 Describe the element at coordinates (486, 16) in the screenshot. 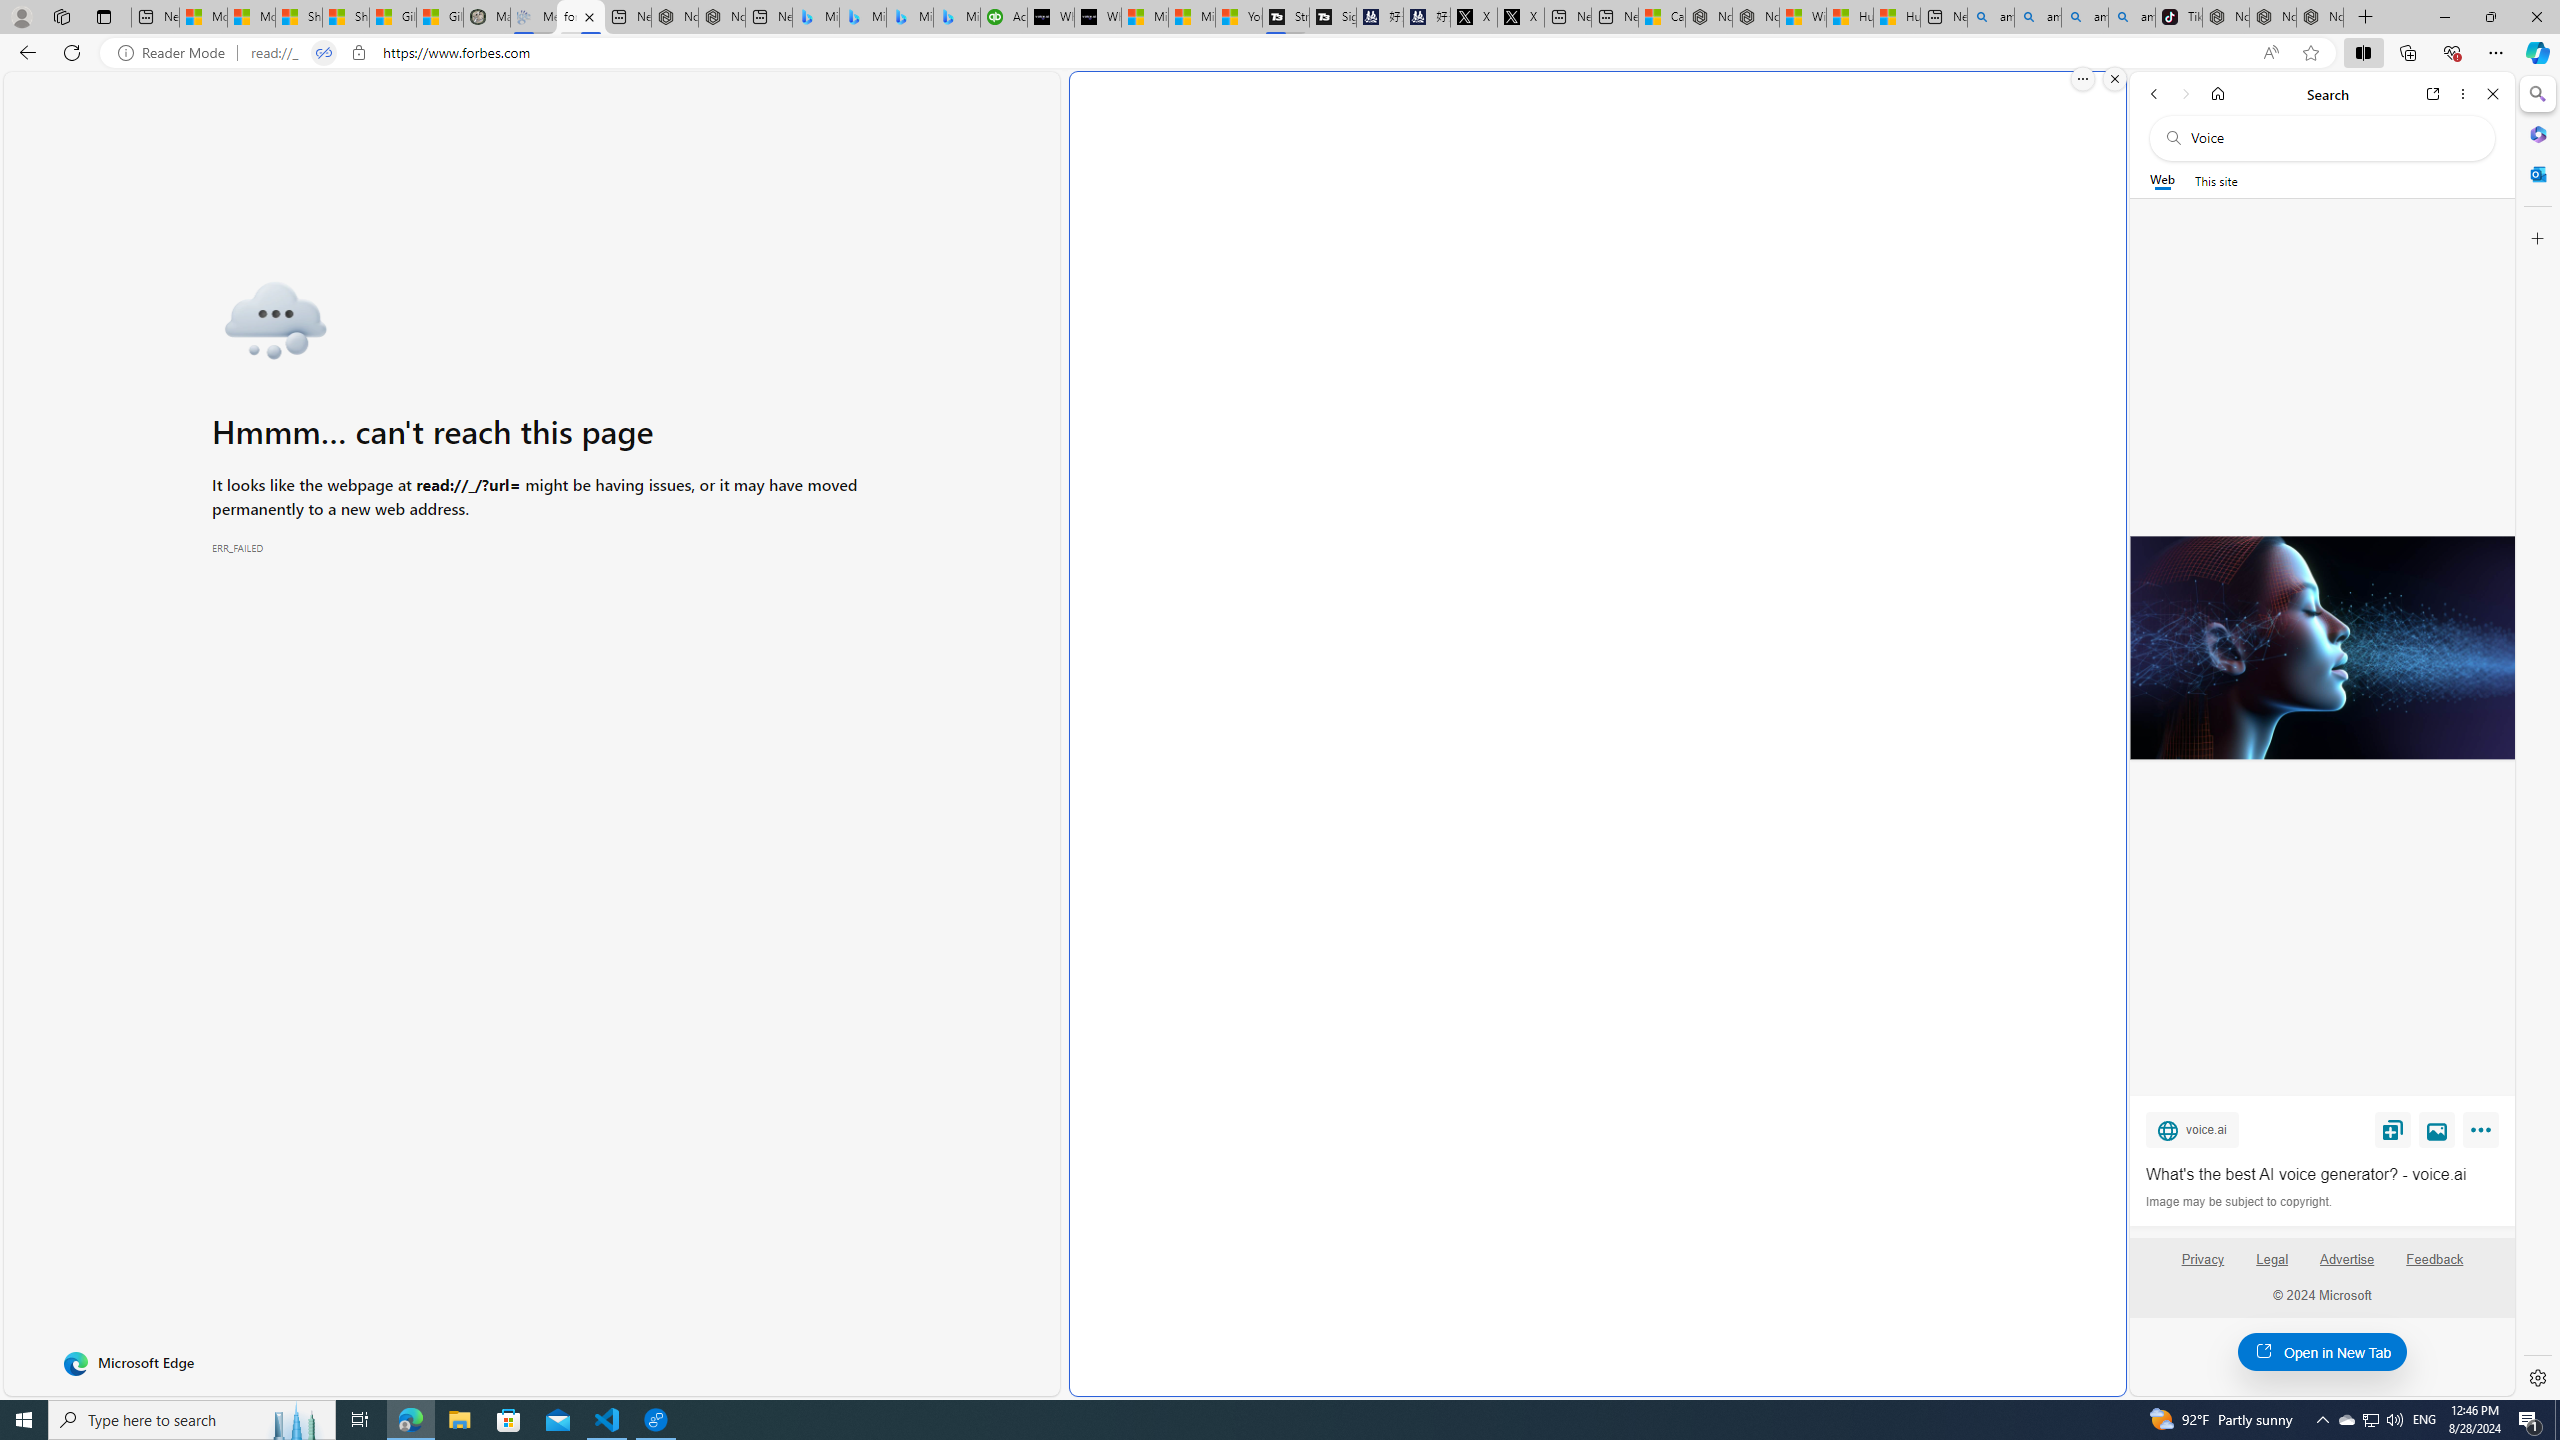

I see `'Manatee Mortality Statistics | FWC'` at that location.